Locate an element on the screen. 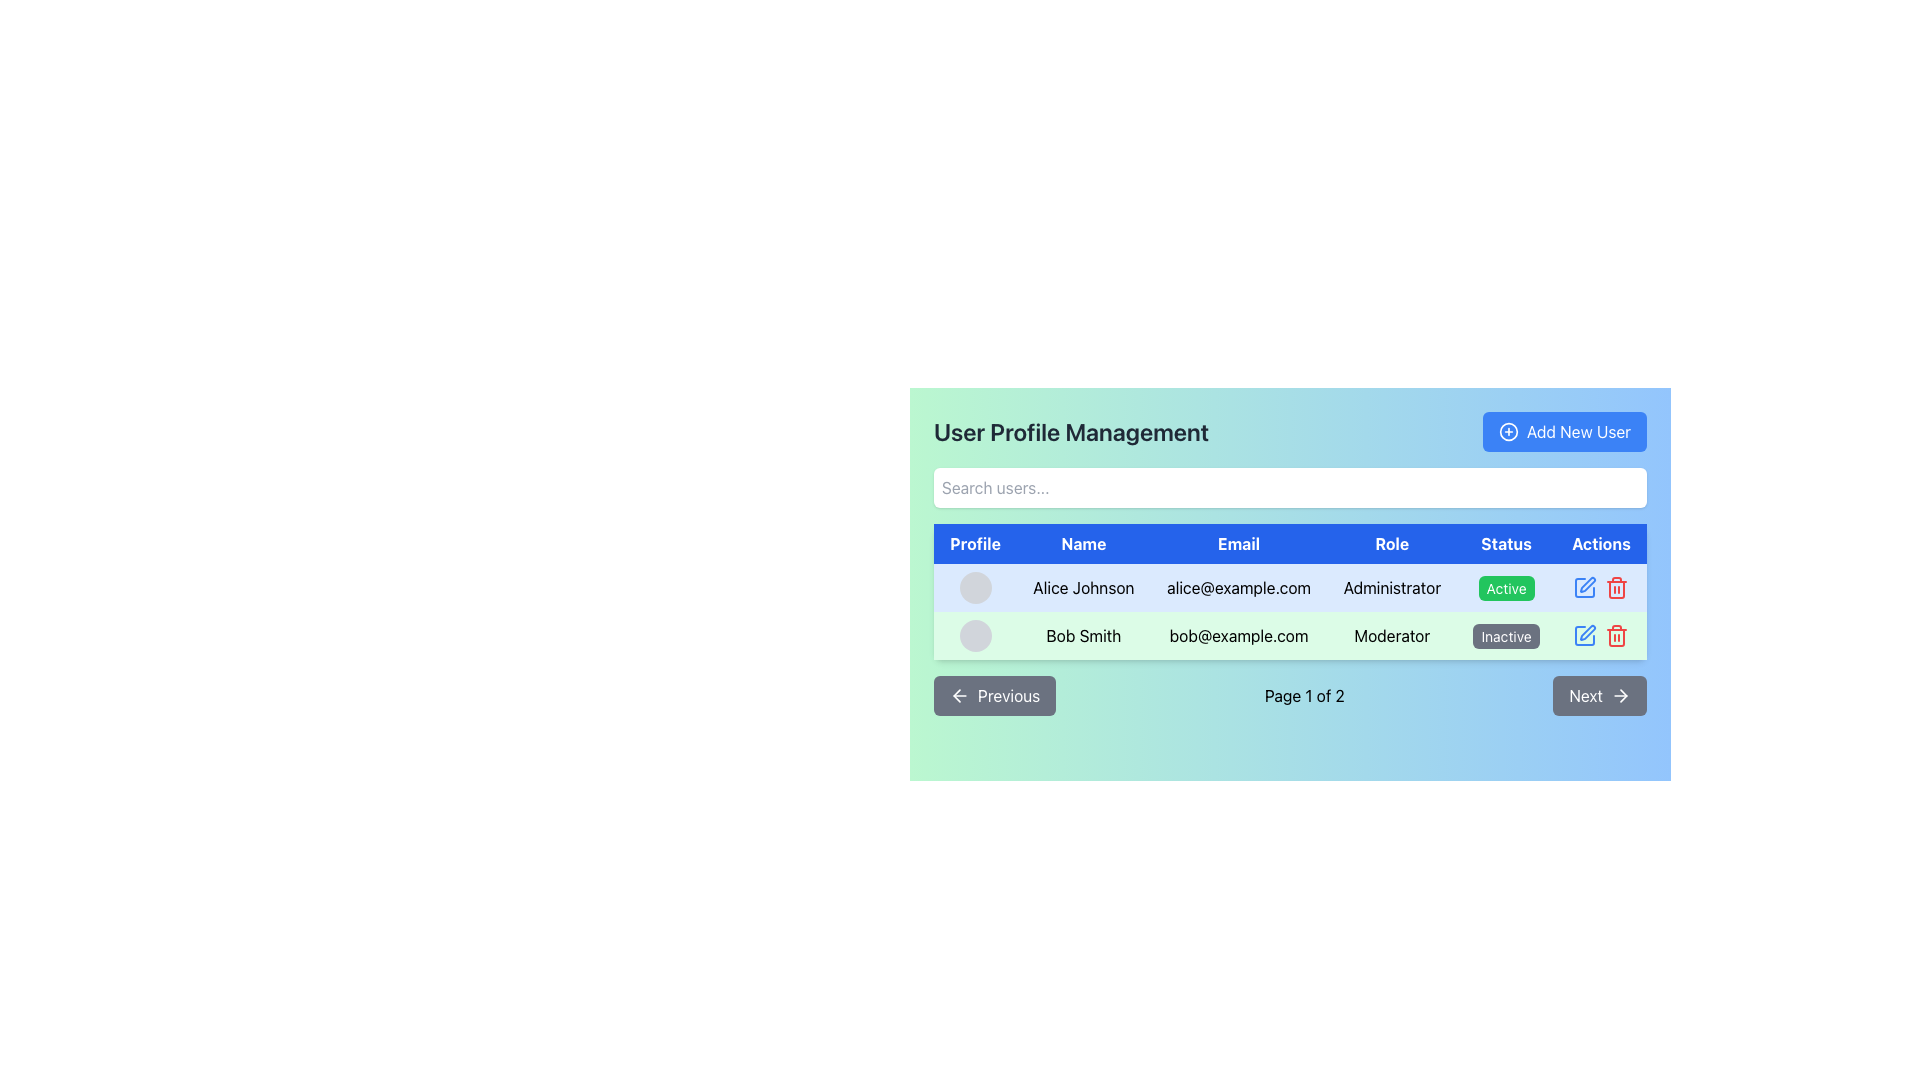 The image size is (1920, 1080). the status label indicating that Alice Johnson is active, located in the Status column of the table is located at coordinates (1506, 586).